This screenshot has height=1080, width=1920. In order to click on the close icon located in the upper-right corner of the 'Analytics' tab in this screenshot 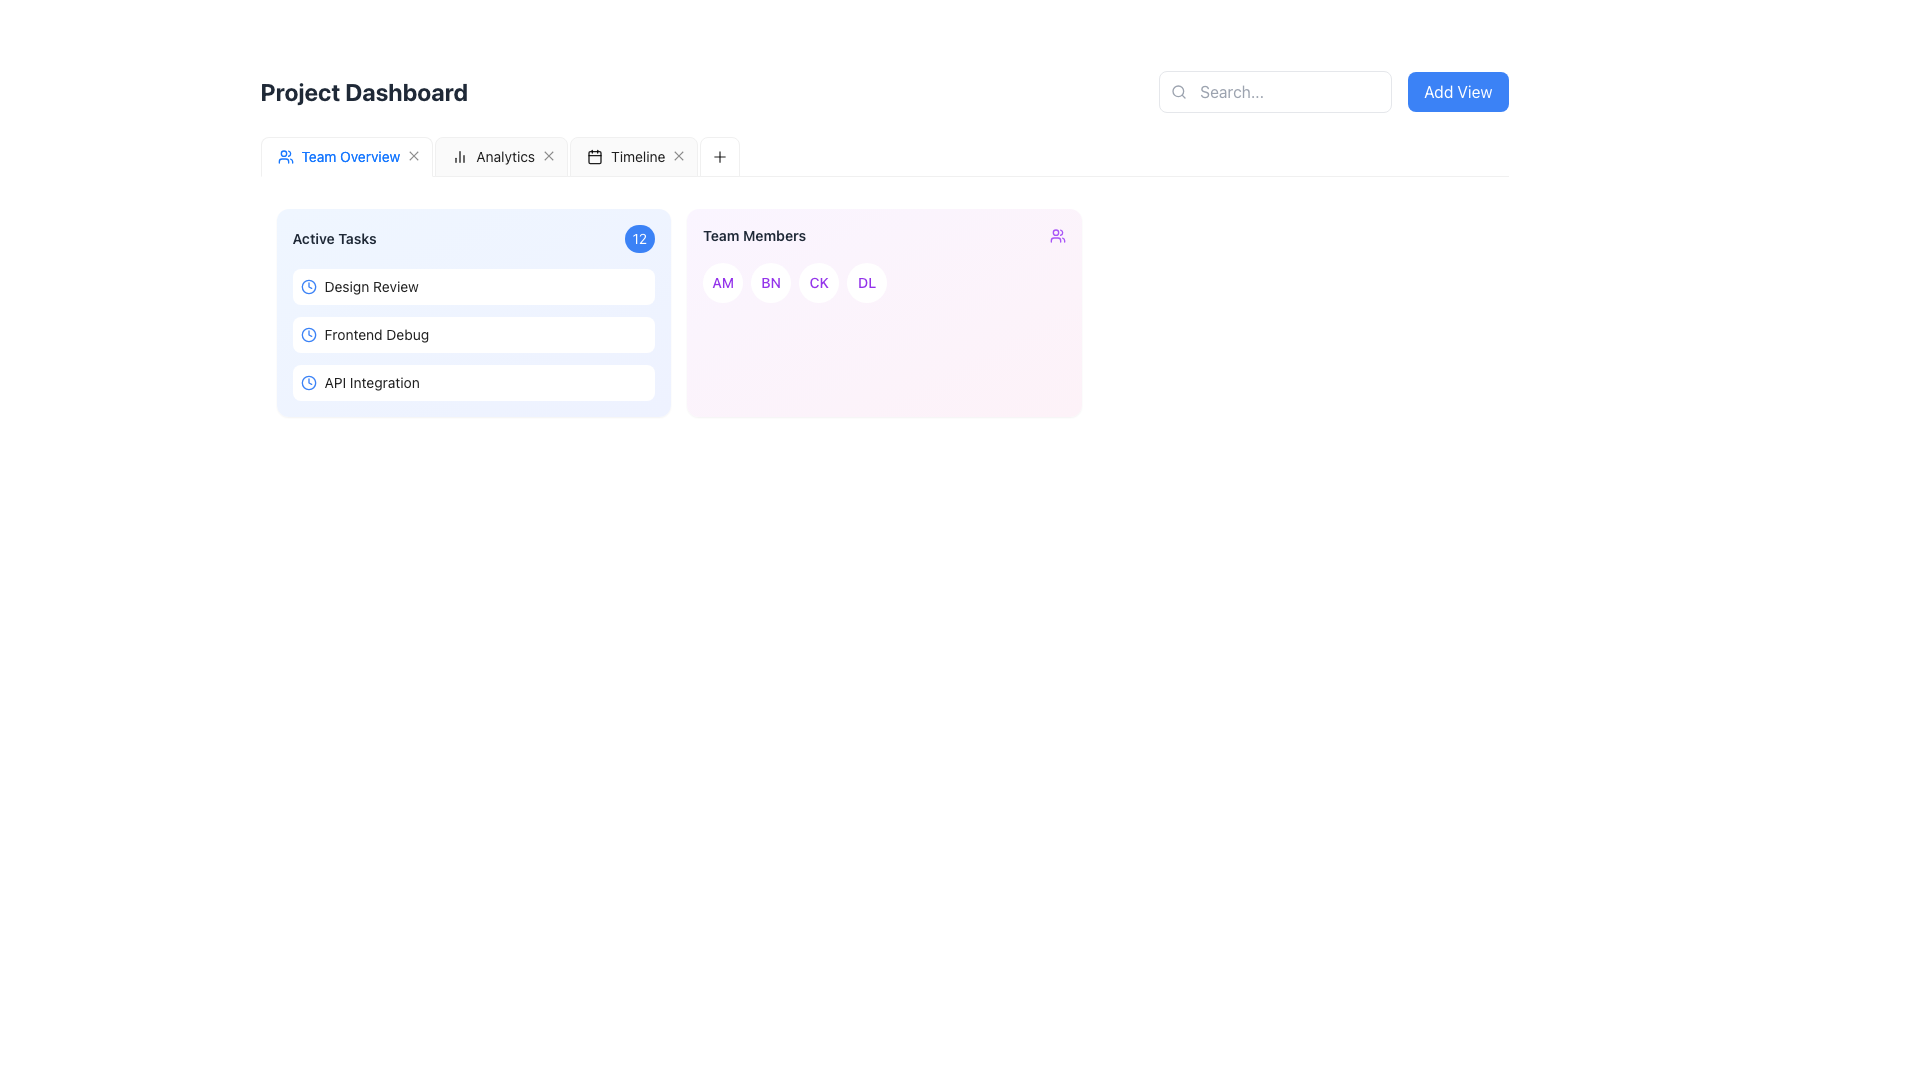, I will do `click(549, 155)`.